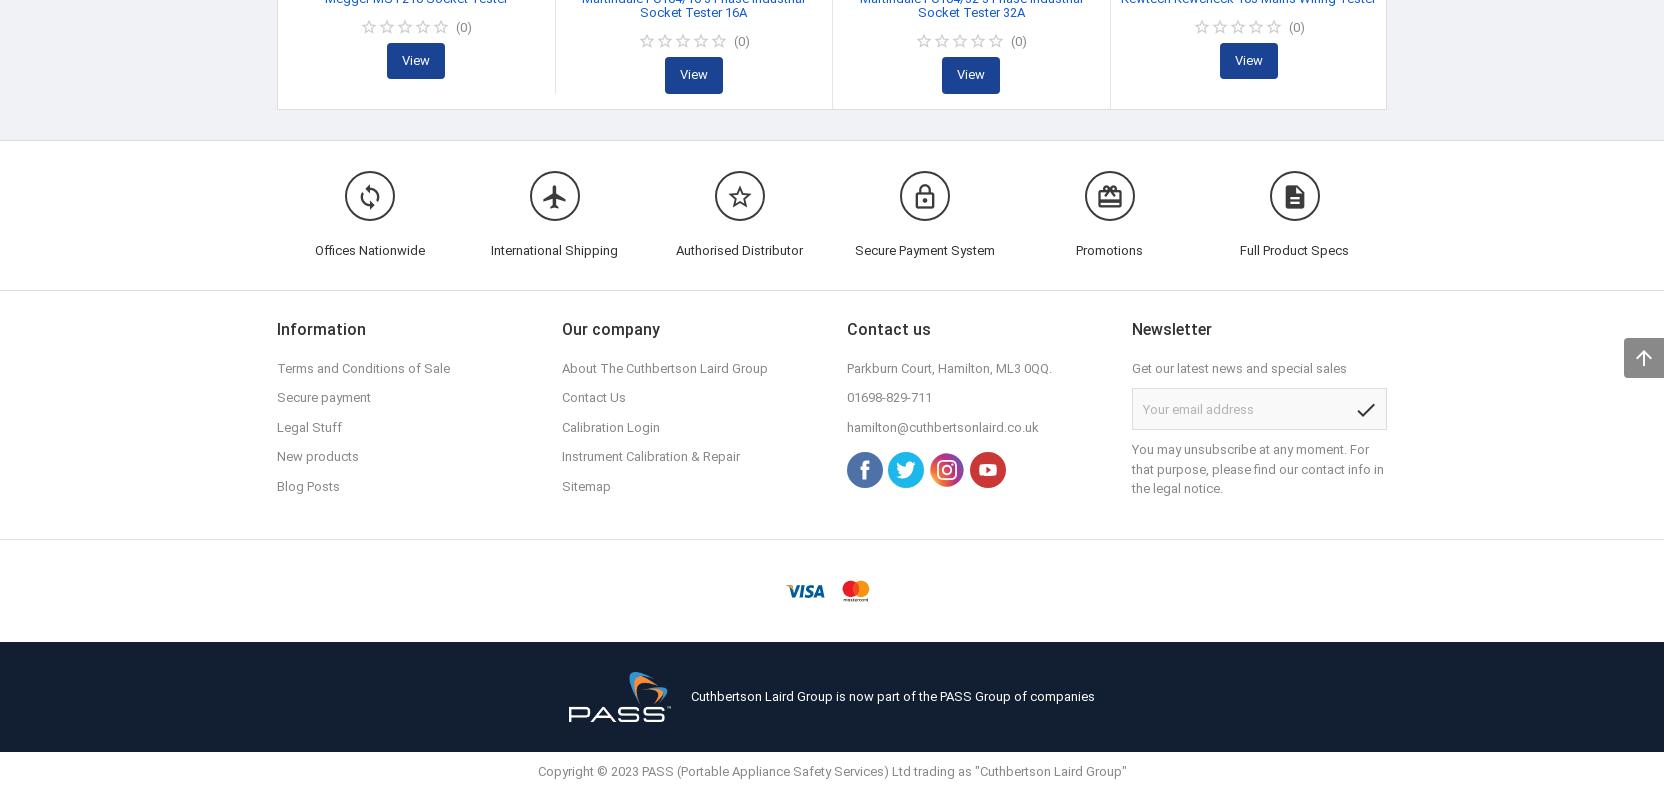 The image size is (1664, 796). I want to click on 'check', so click(1365, 407).